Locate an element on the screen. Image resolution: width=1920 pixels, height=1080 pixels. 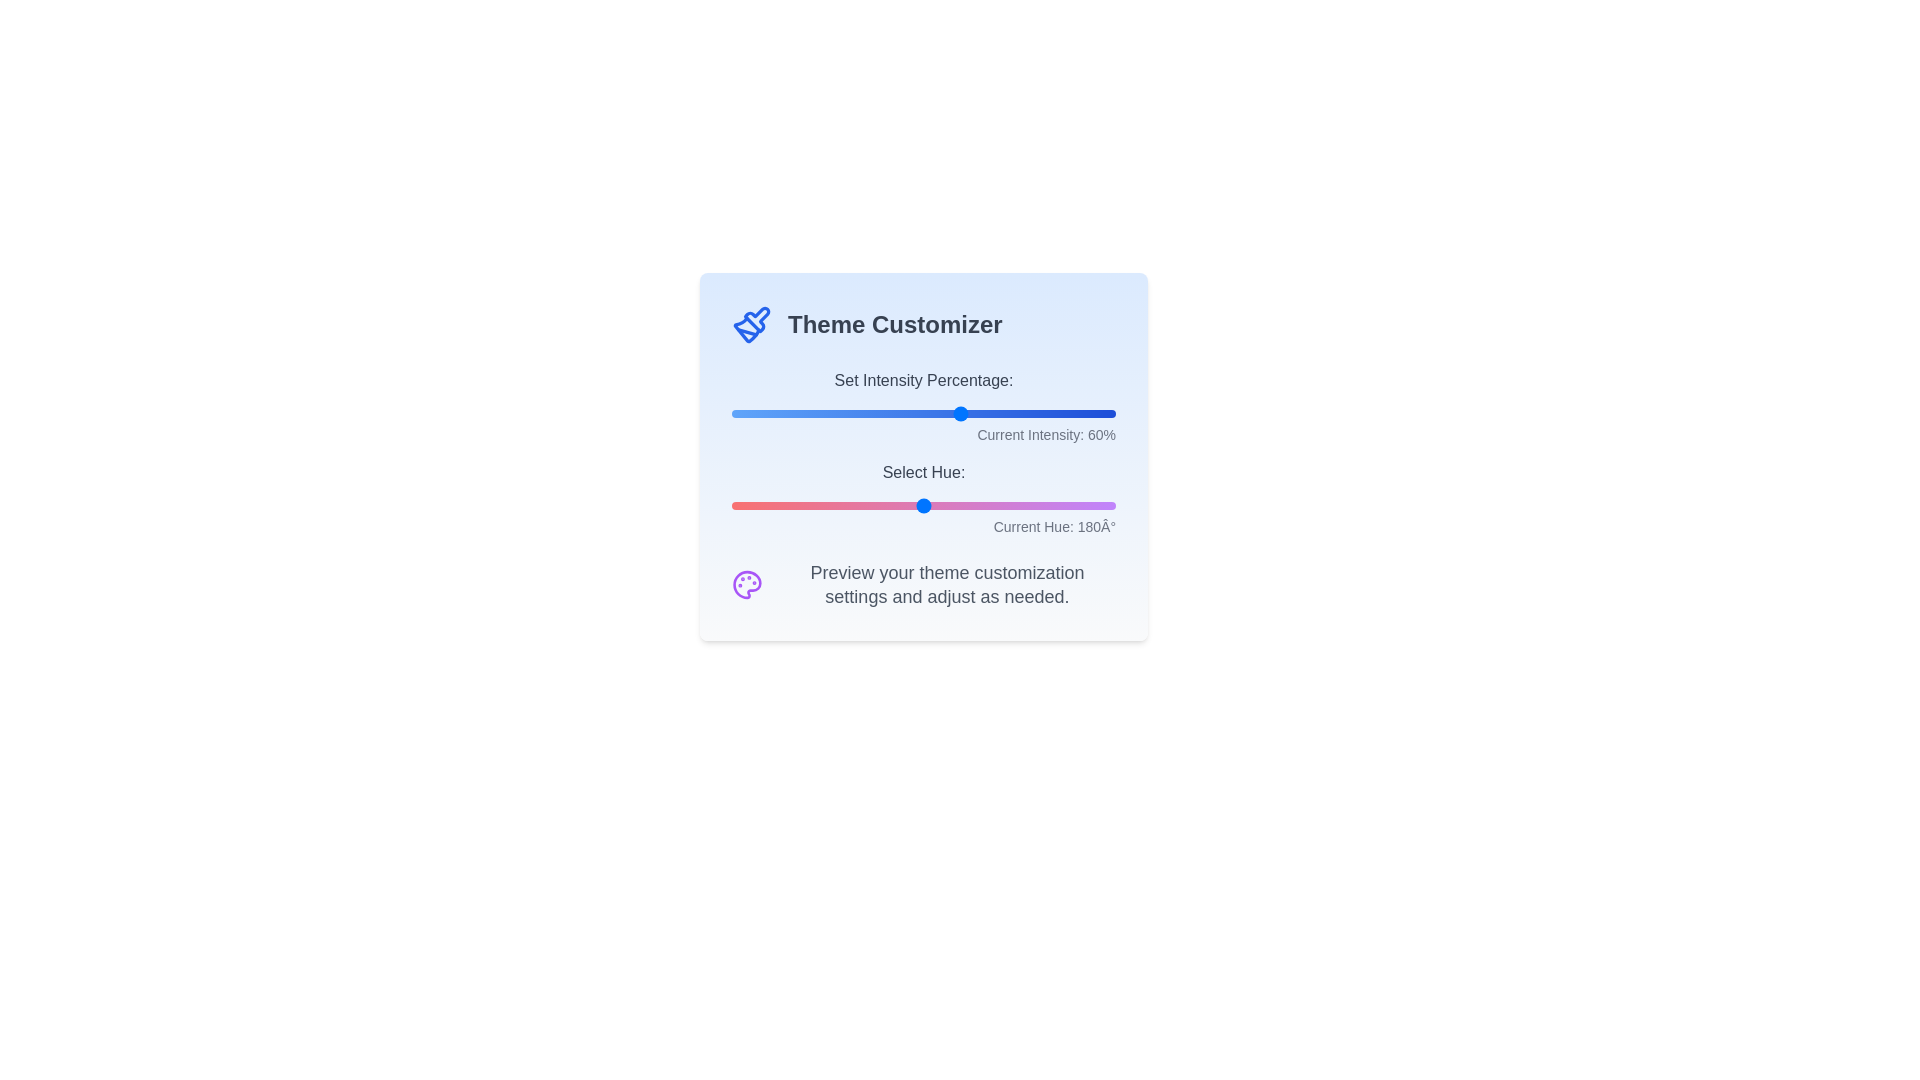
the 'Paintbrush' icon in the Theme Customizer is located at coordinates (751, 323).